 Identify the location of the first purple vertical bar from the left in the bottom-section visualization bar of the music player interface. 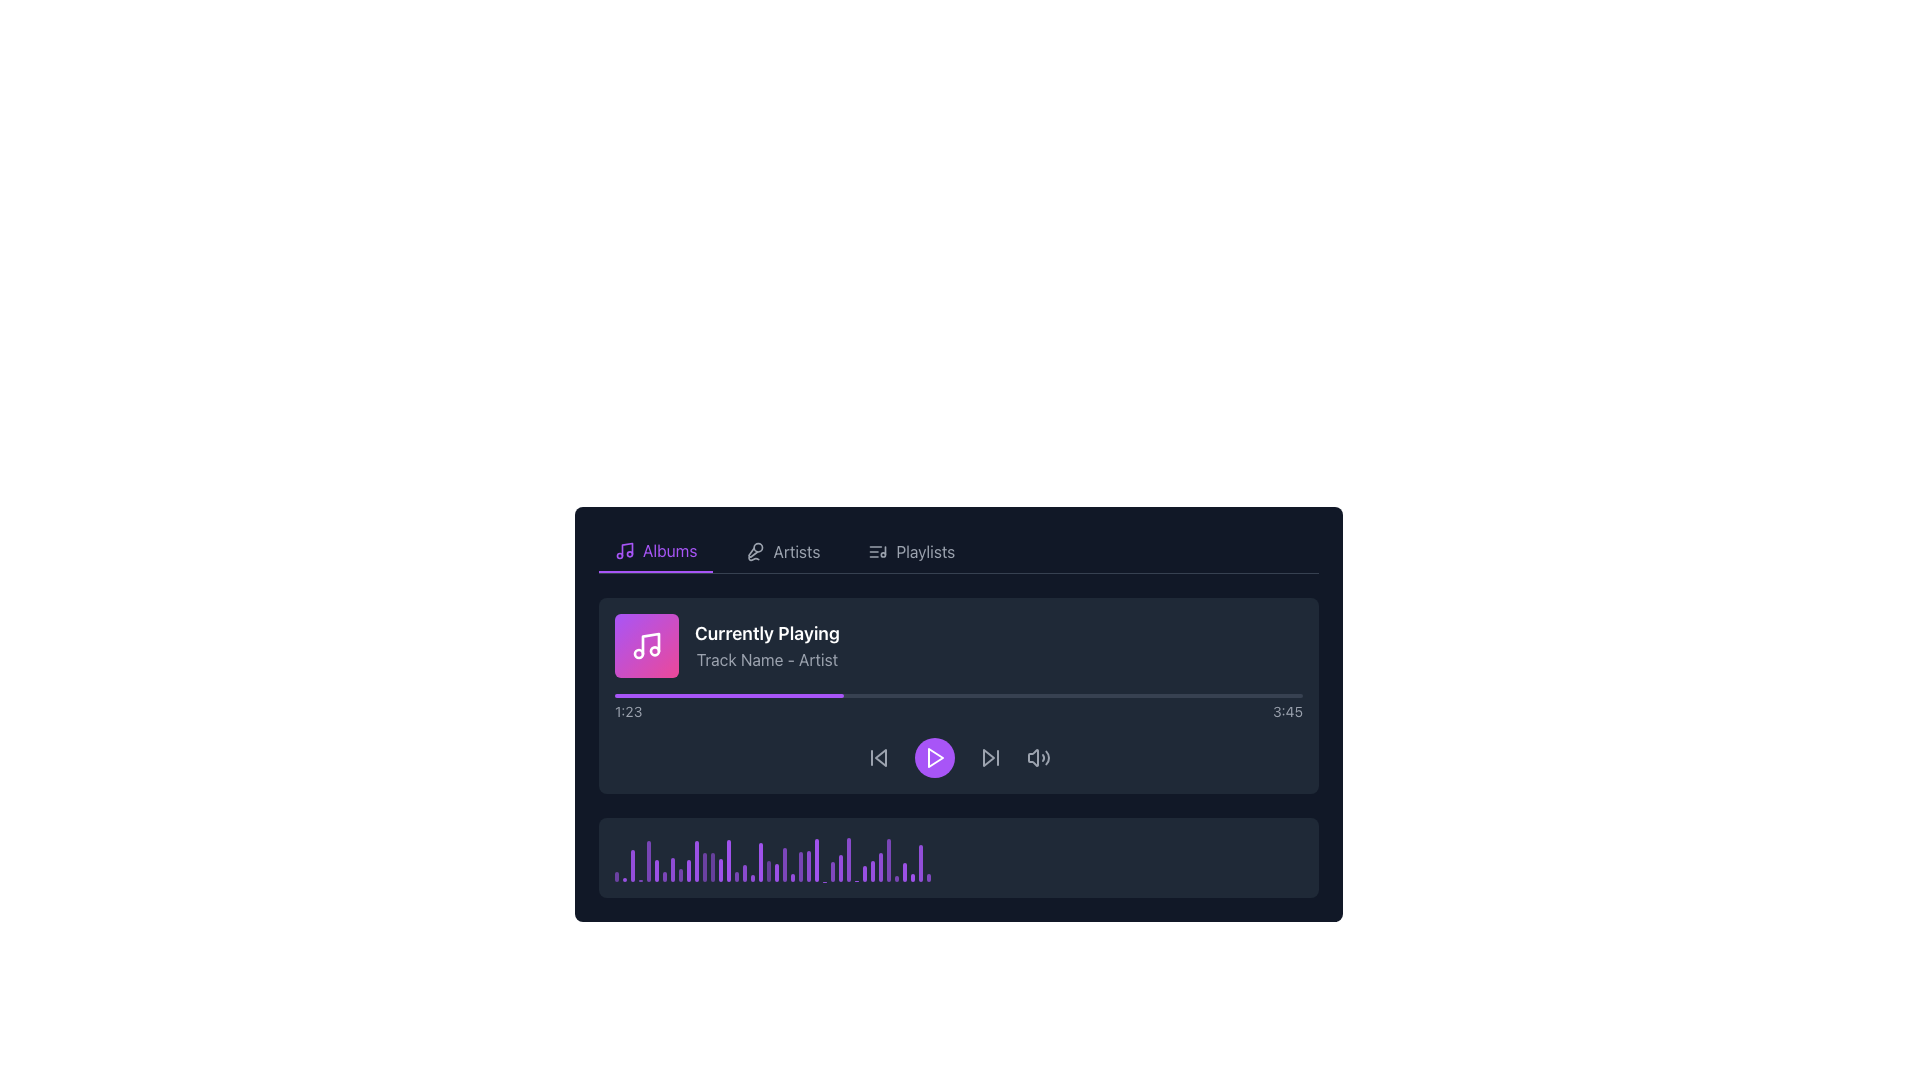
(616, 874).